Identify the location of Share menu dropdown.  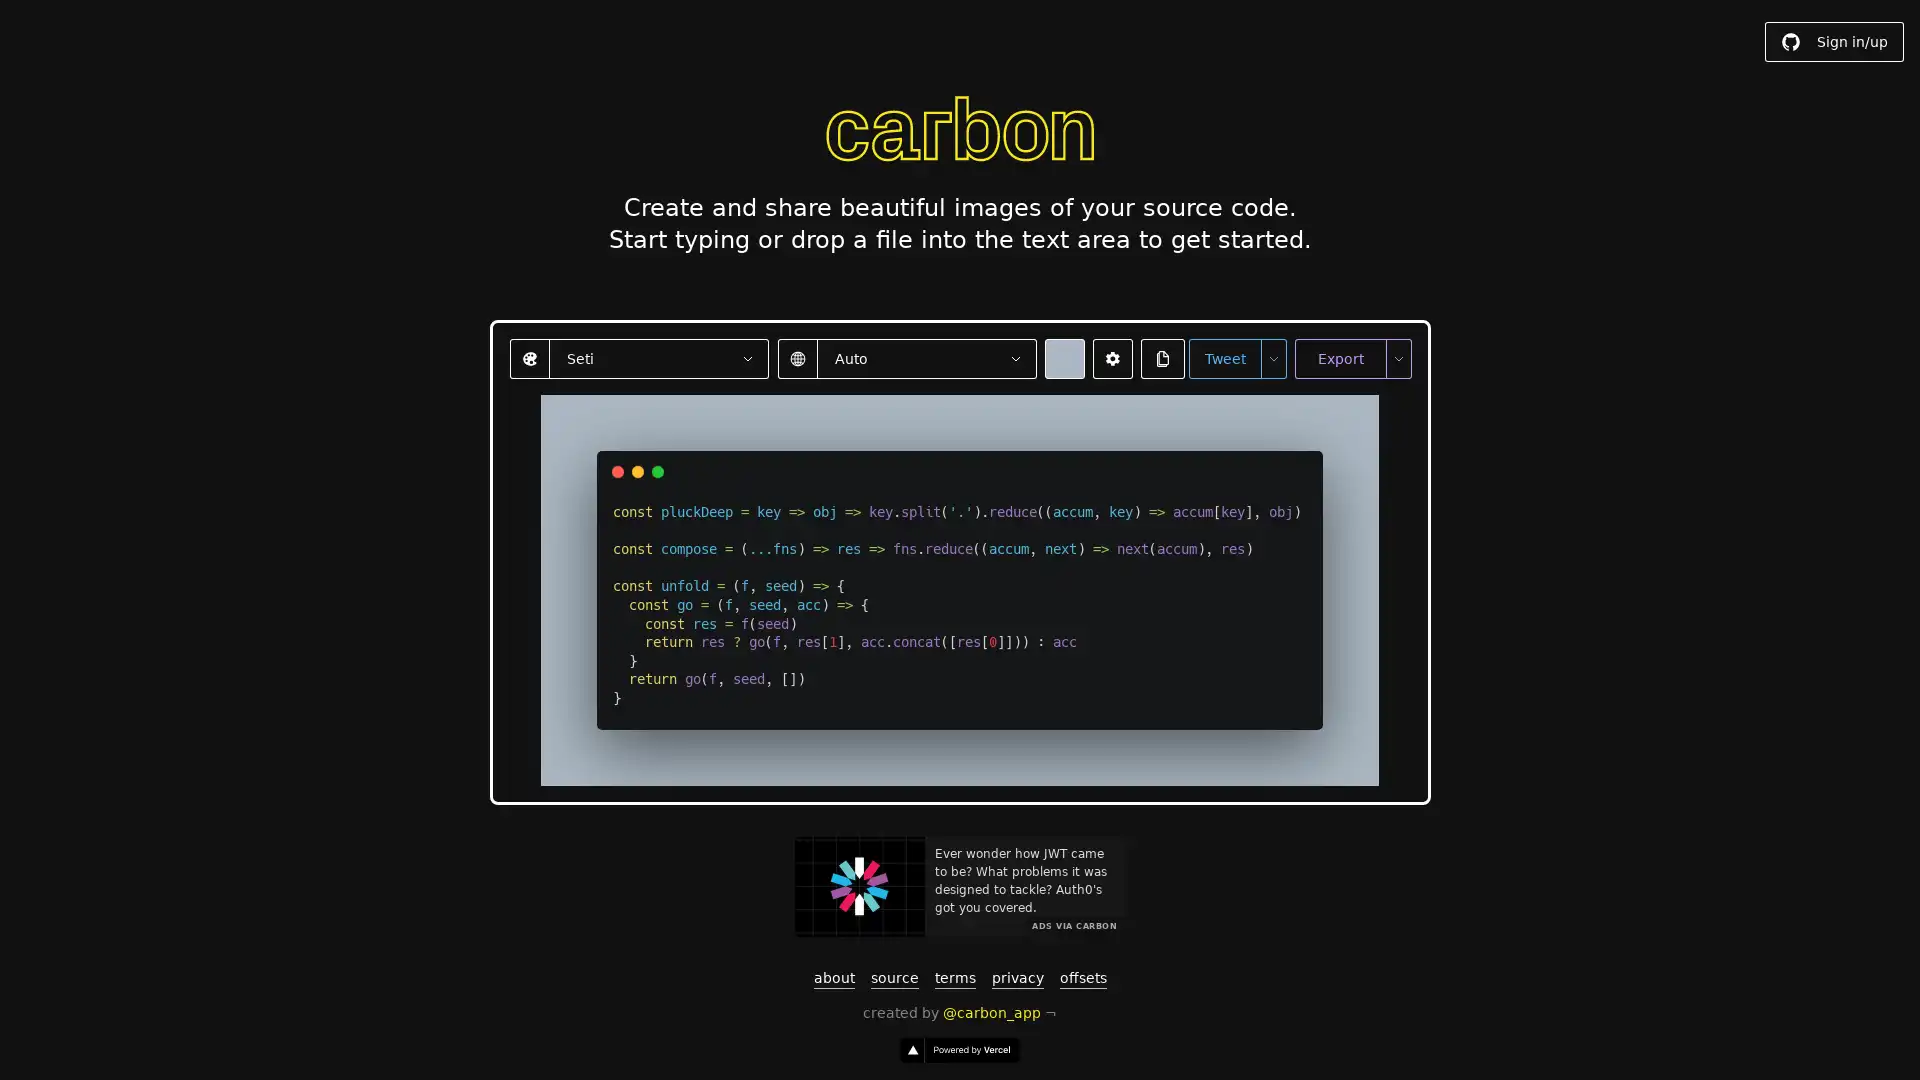
(1271, 357).